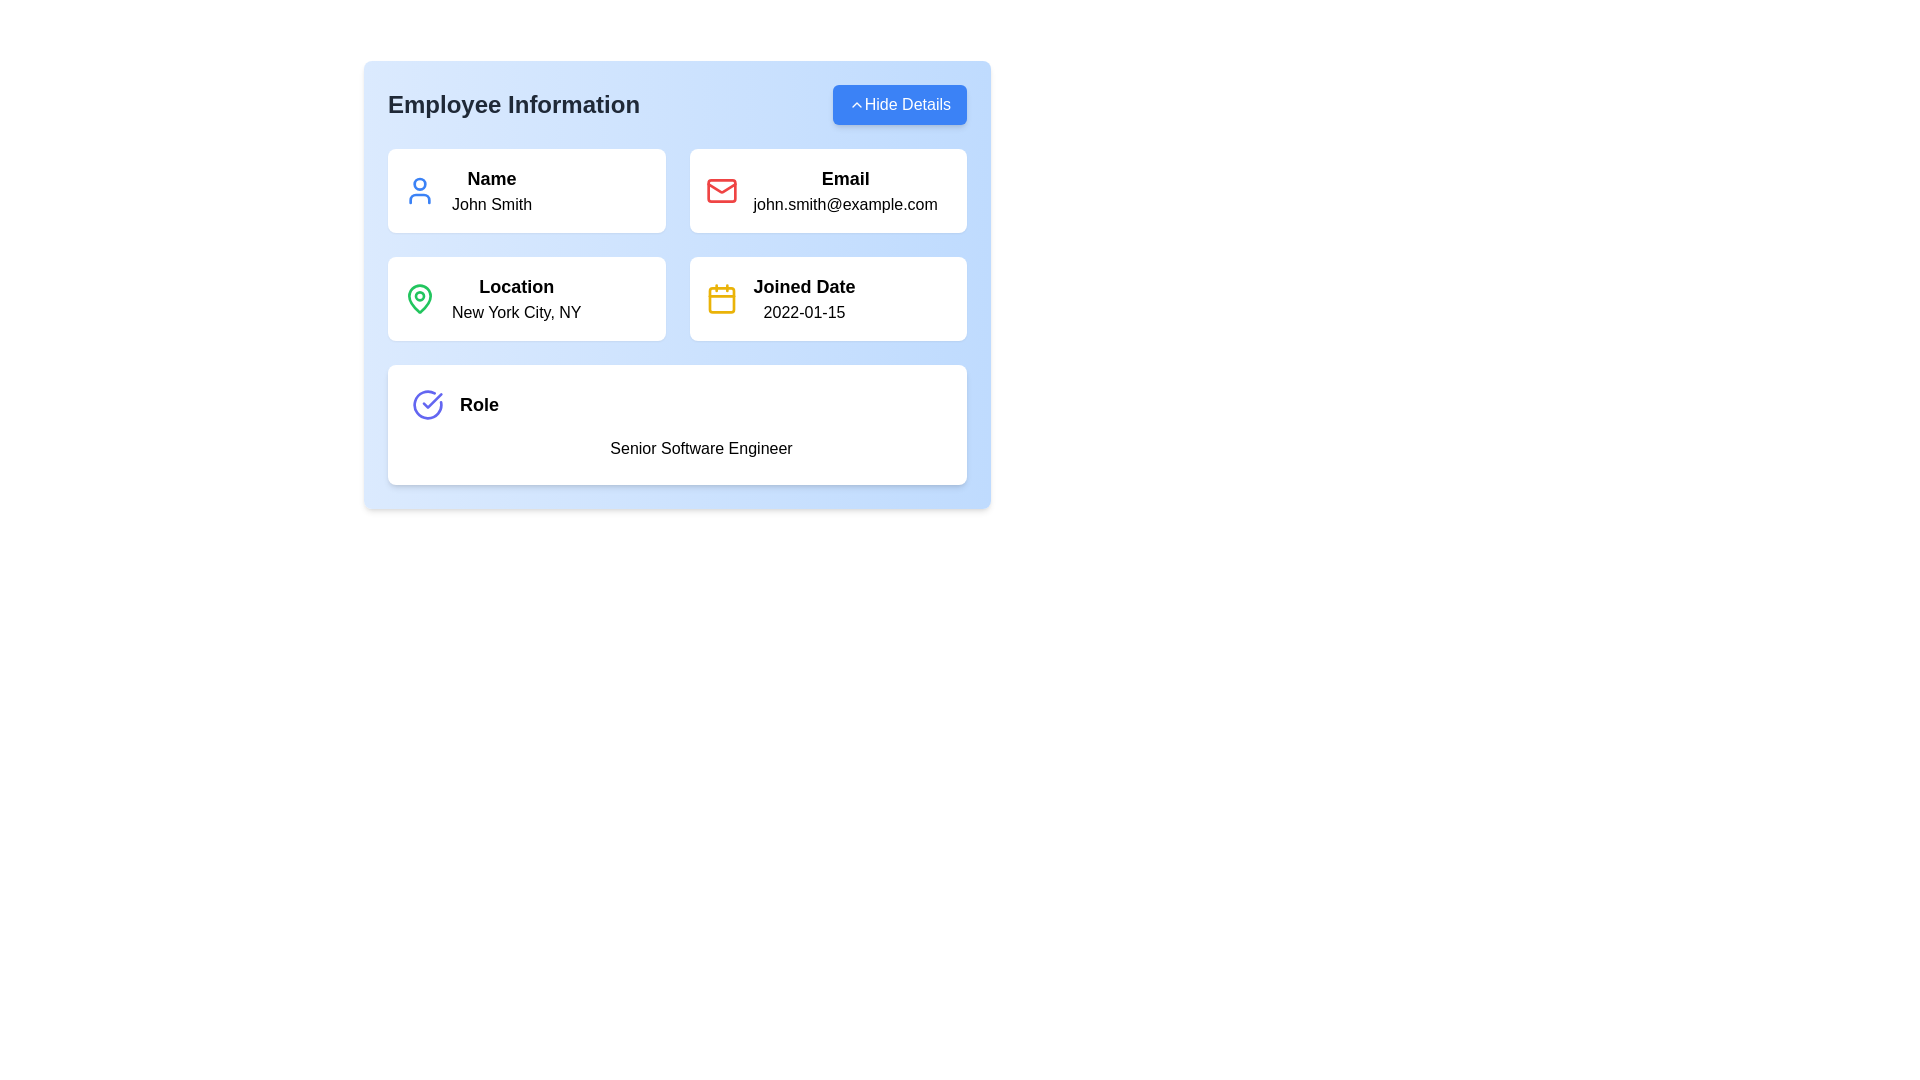 This screenshot has width=1920, height=1080. What do you see at coordinates (701, 447) in the screenshot?
I see `text content of the 'Senior Software Engineer' label located at the bottom of the 'Role' card in the 'Employee Information' section` at bounding box center [701, 447].